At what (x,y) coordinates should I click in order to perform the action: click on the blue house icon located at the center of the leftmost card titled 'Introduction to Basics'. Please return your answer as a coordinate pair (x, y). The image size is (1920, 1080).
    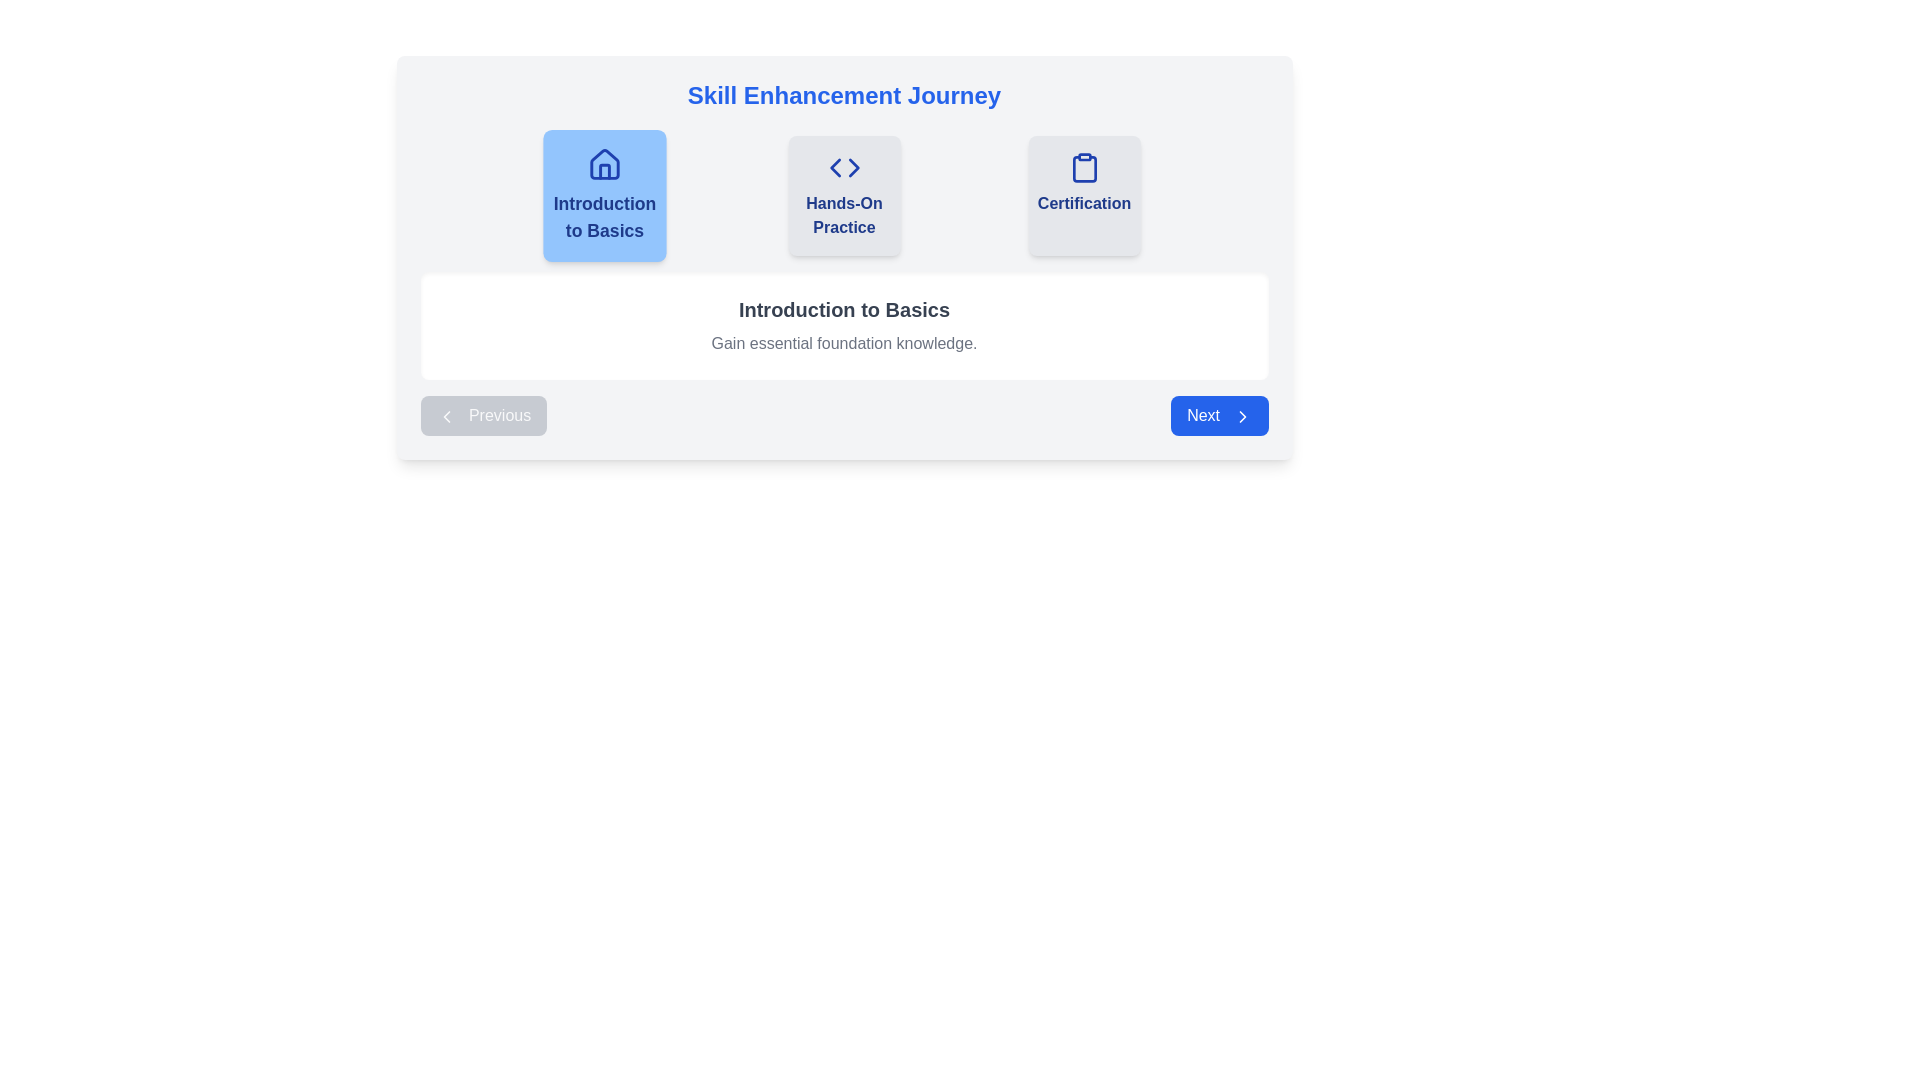
    Looking at the image, I should click on (603, 164).